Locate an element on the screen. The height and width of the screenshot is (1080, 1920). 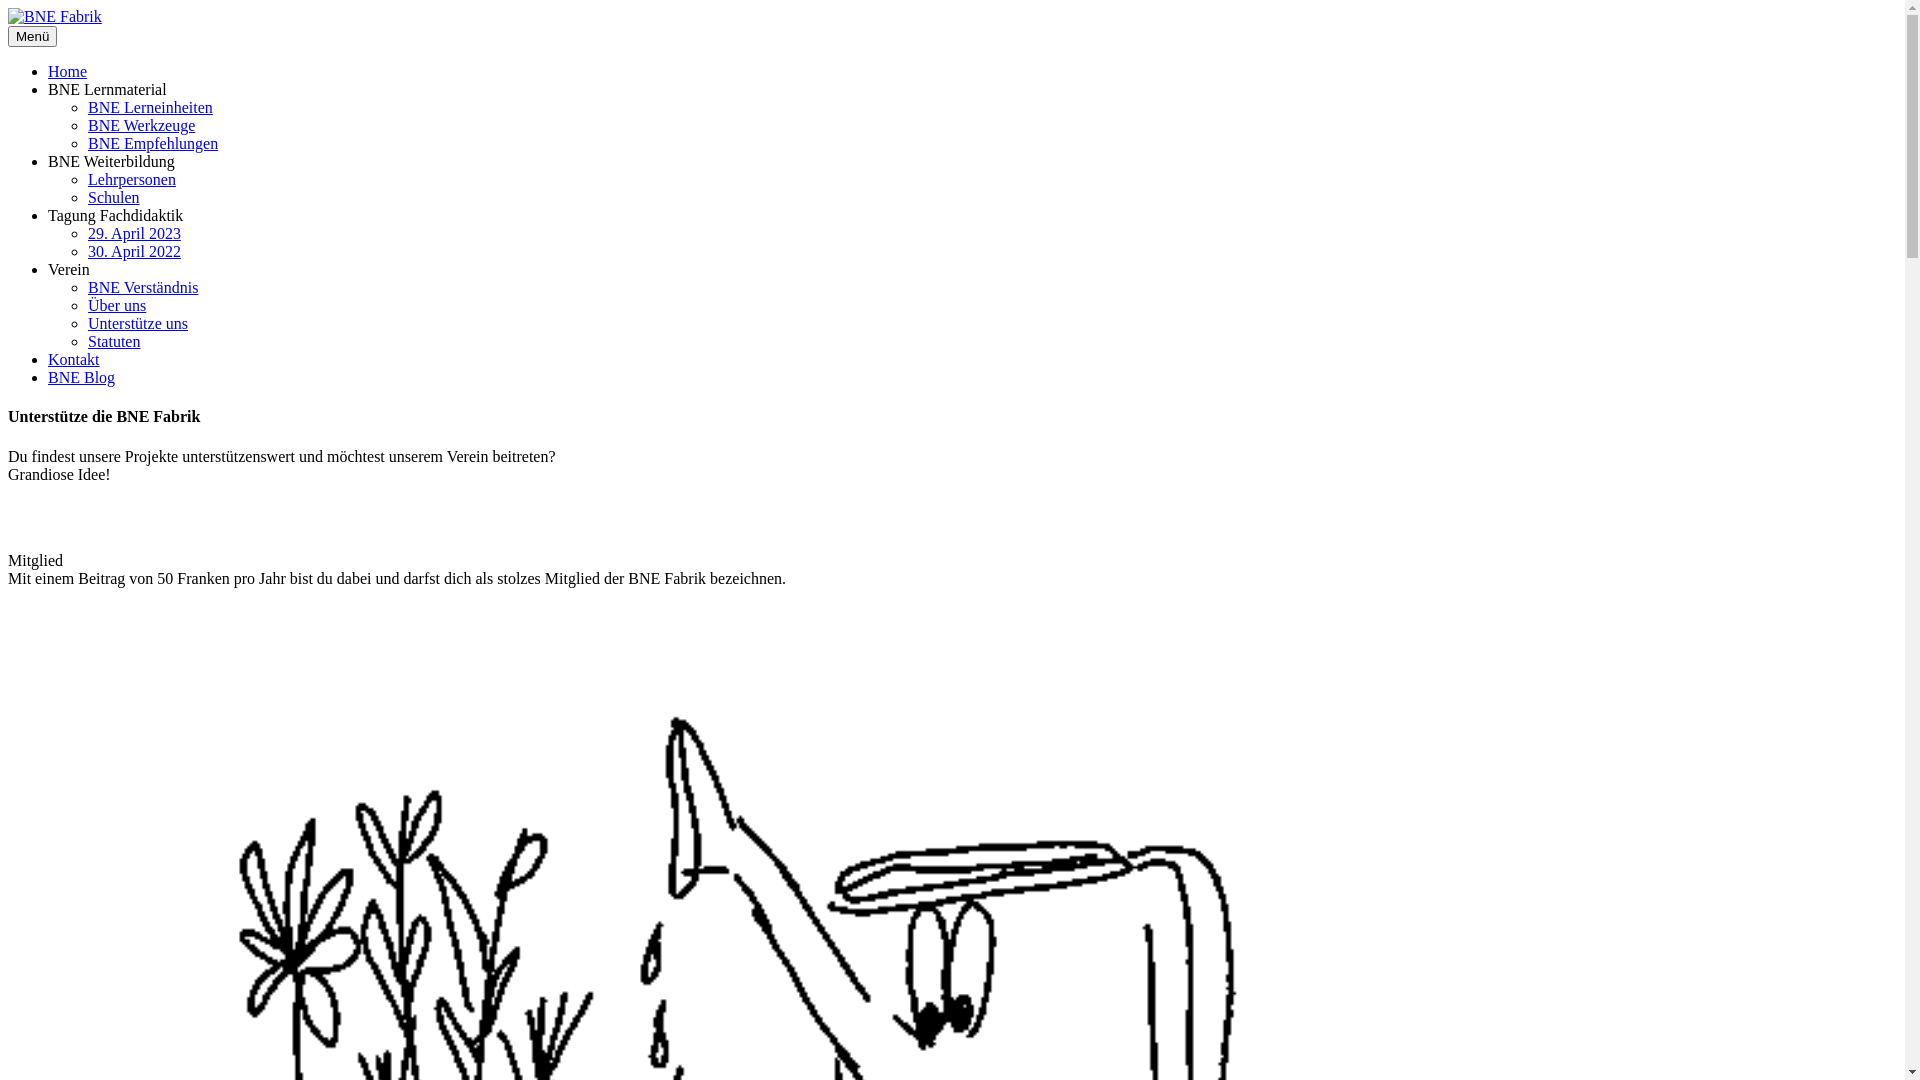
'Kontakt' is located at coordinates (73, 358).